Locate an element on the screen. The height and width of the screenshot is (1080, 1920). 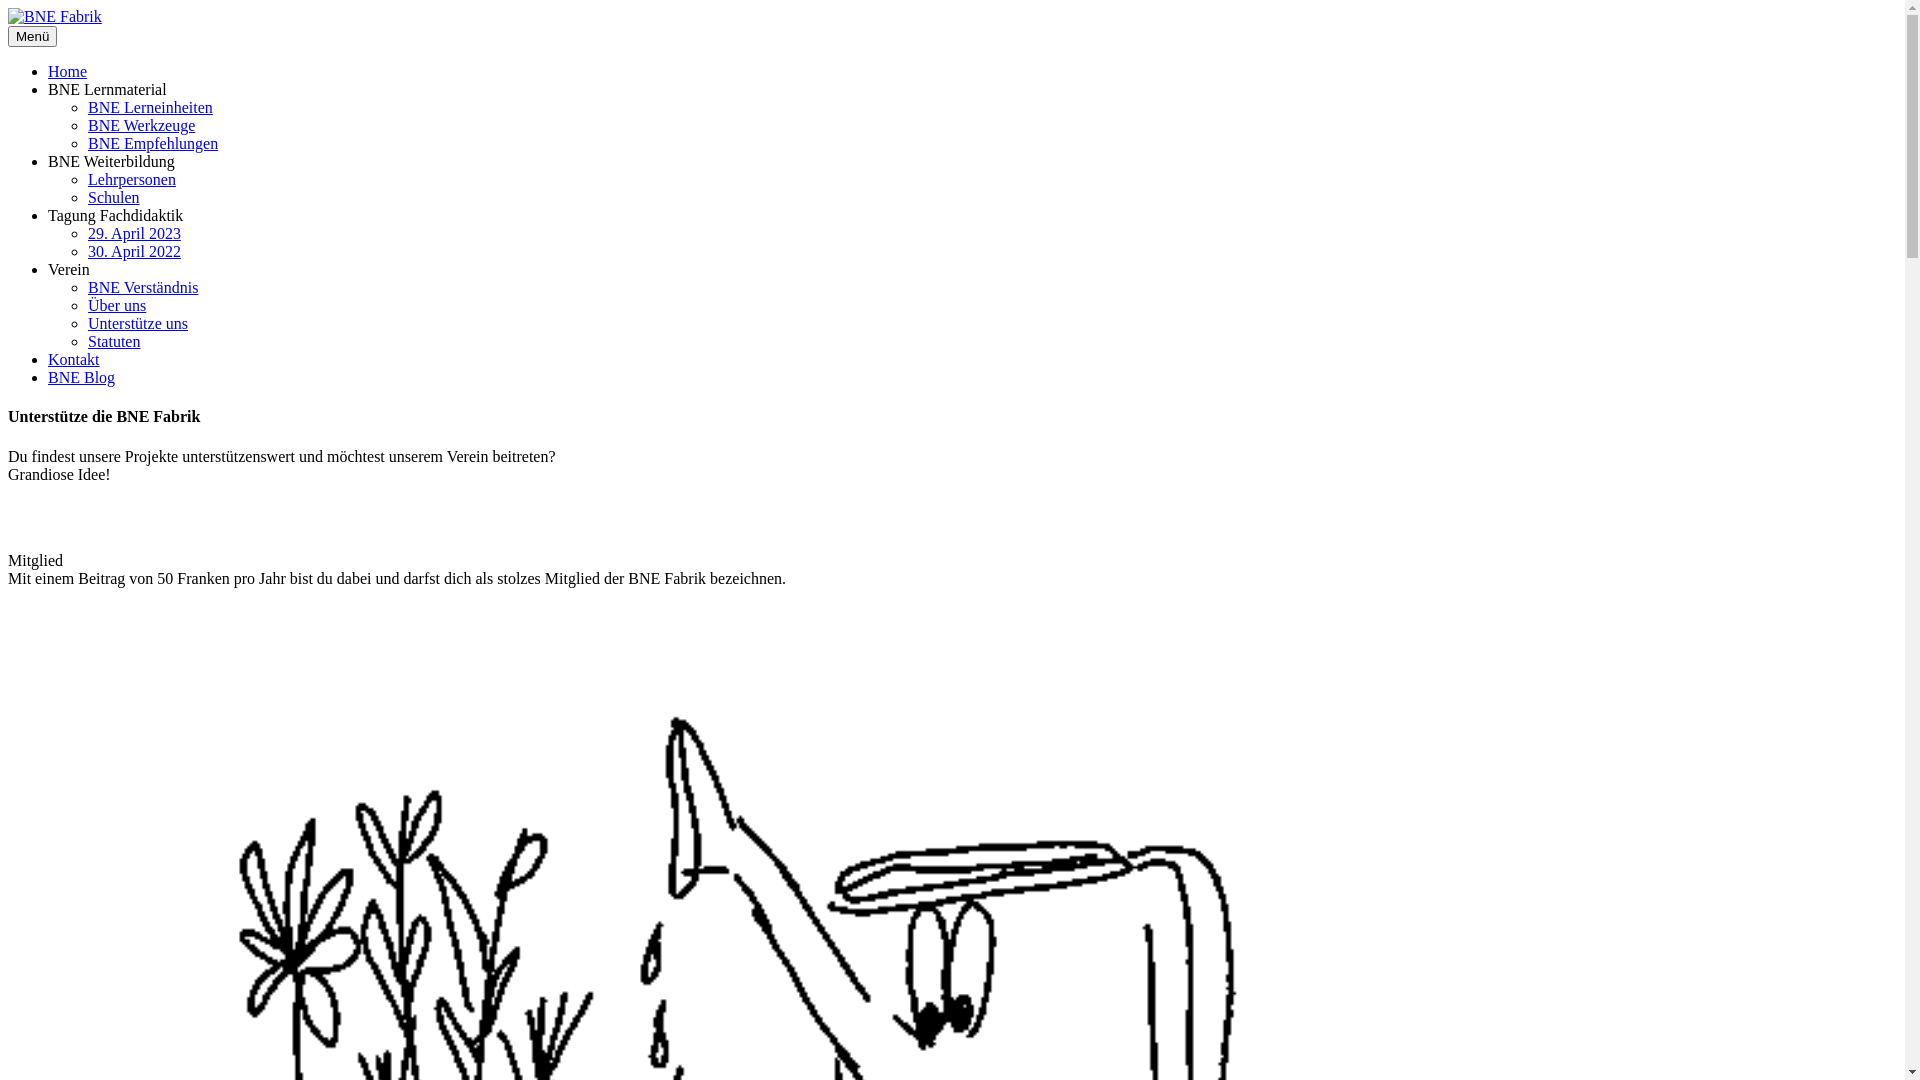
'Kontakt' is located at coordinates (73, 358).